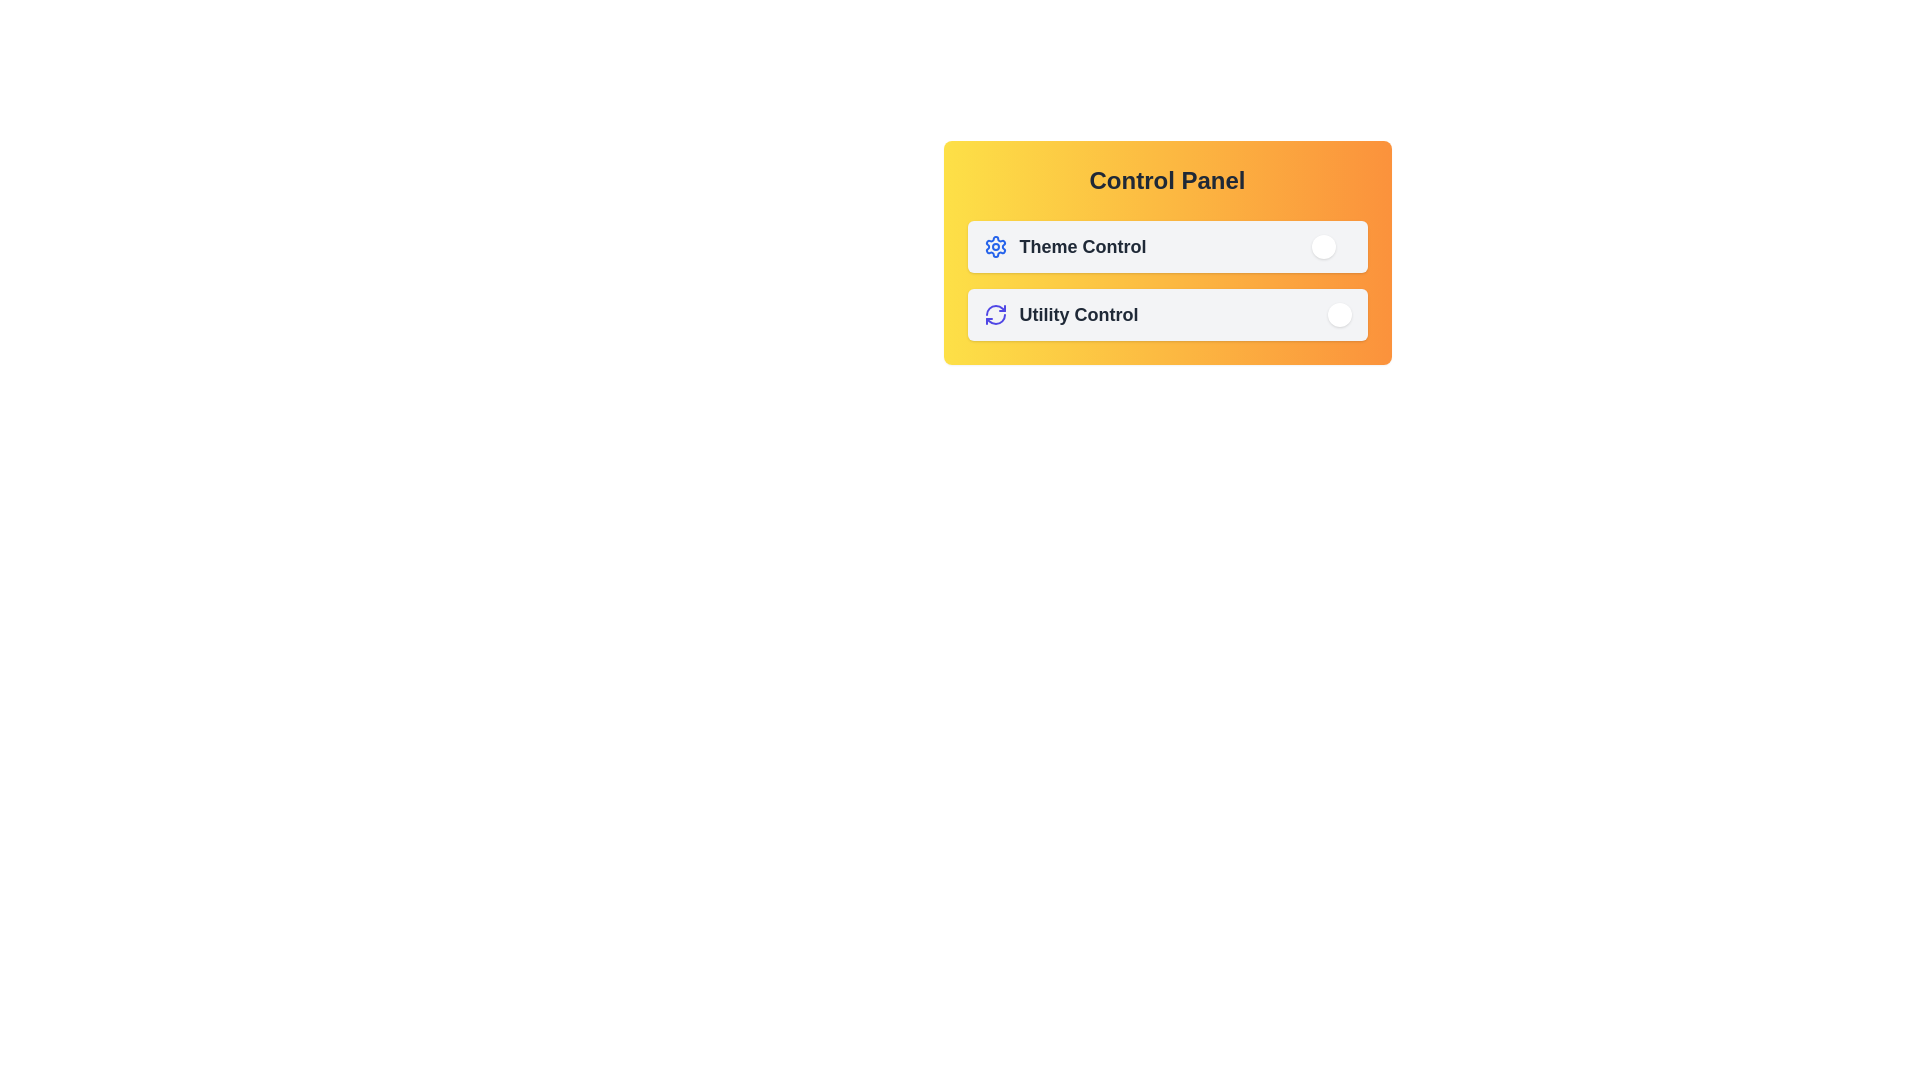  I want to click on the toggle switch styled as a horizontal slider with a red background, located in the top section of the 'Theme Control' card, to change its state, so click(1331, 245).